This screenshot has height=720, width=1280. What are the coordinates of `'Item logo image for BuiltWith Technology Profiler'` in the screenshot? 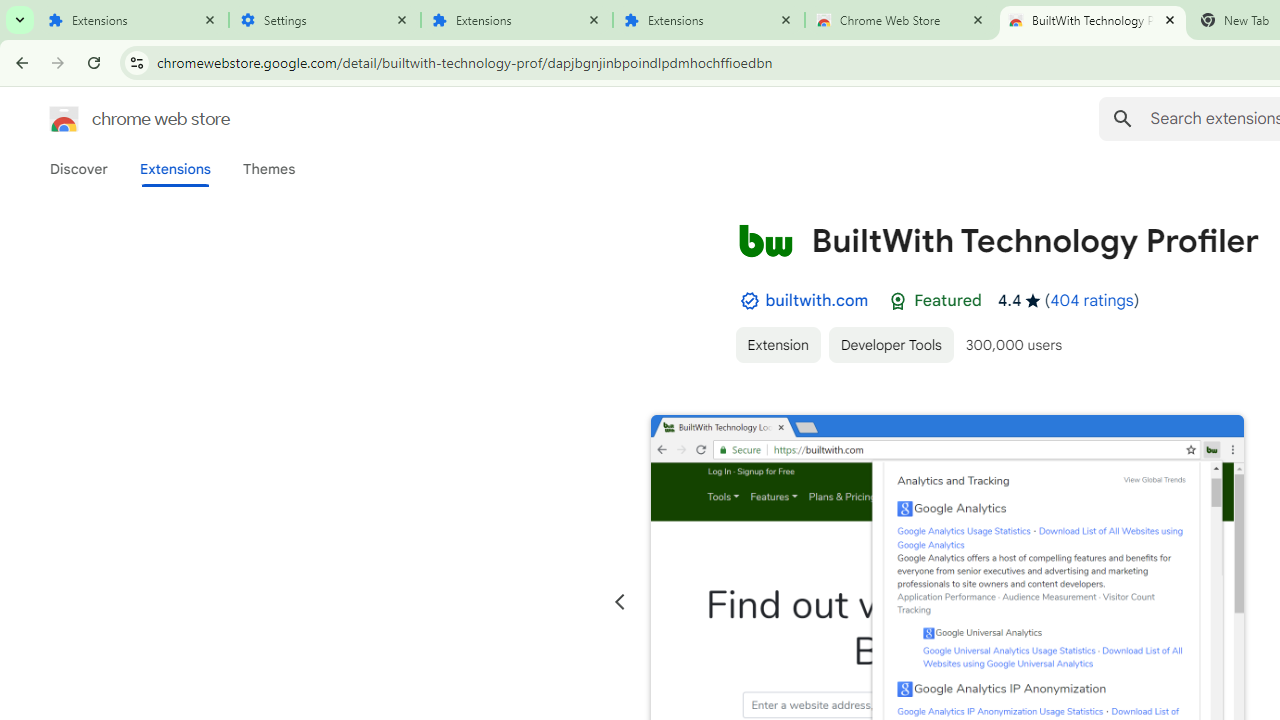 It's located at (764, 239).